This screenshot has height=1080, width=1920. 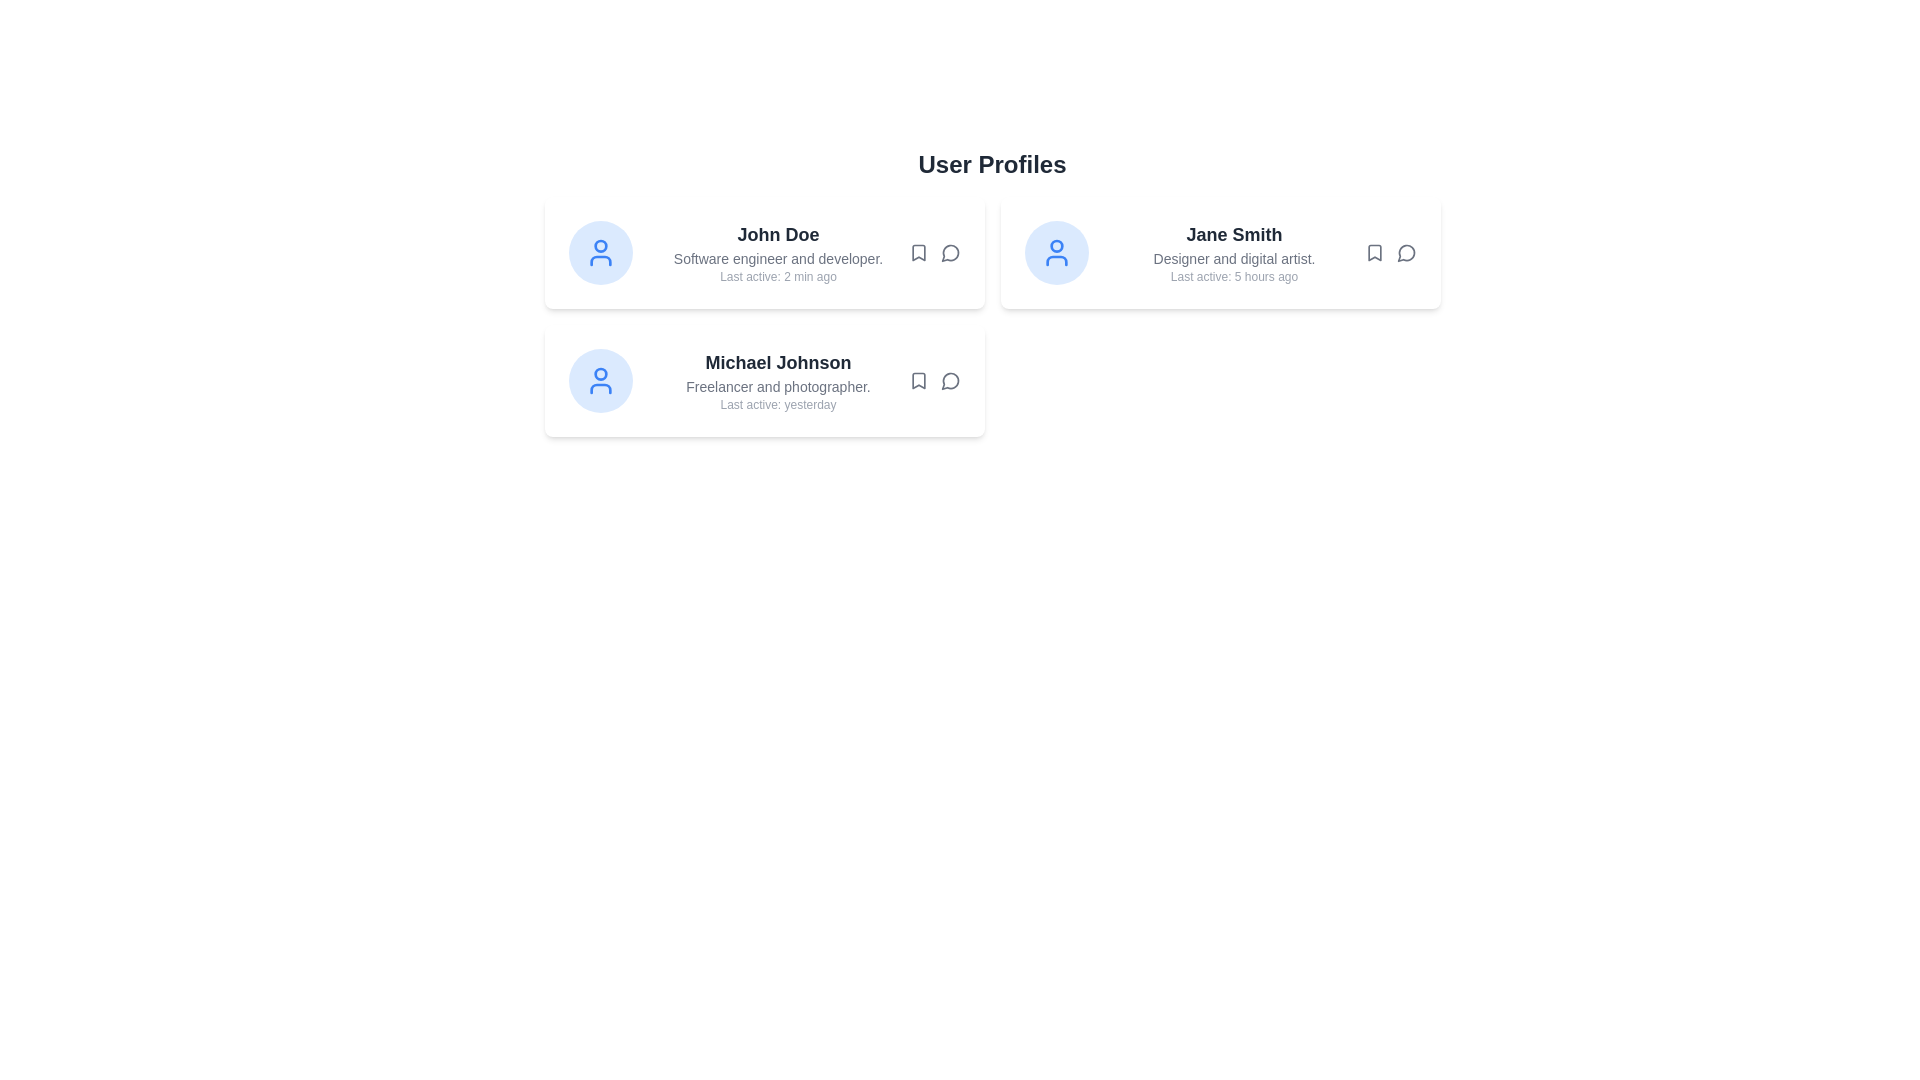 What do you see at coordinates (599, 381) in the screenshot?
I see `the Profile Avatar of user 'Michael Johnson', which is located within his card and positioned to the left of the text content` at bounding box center [599, 381].